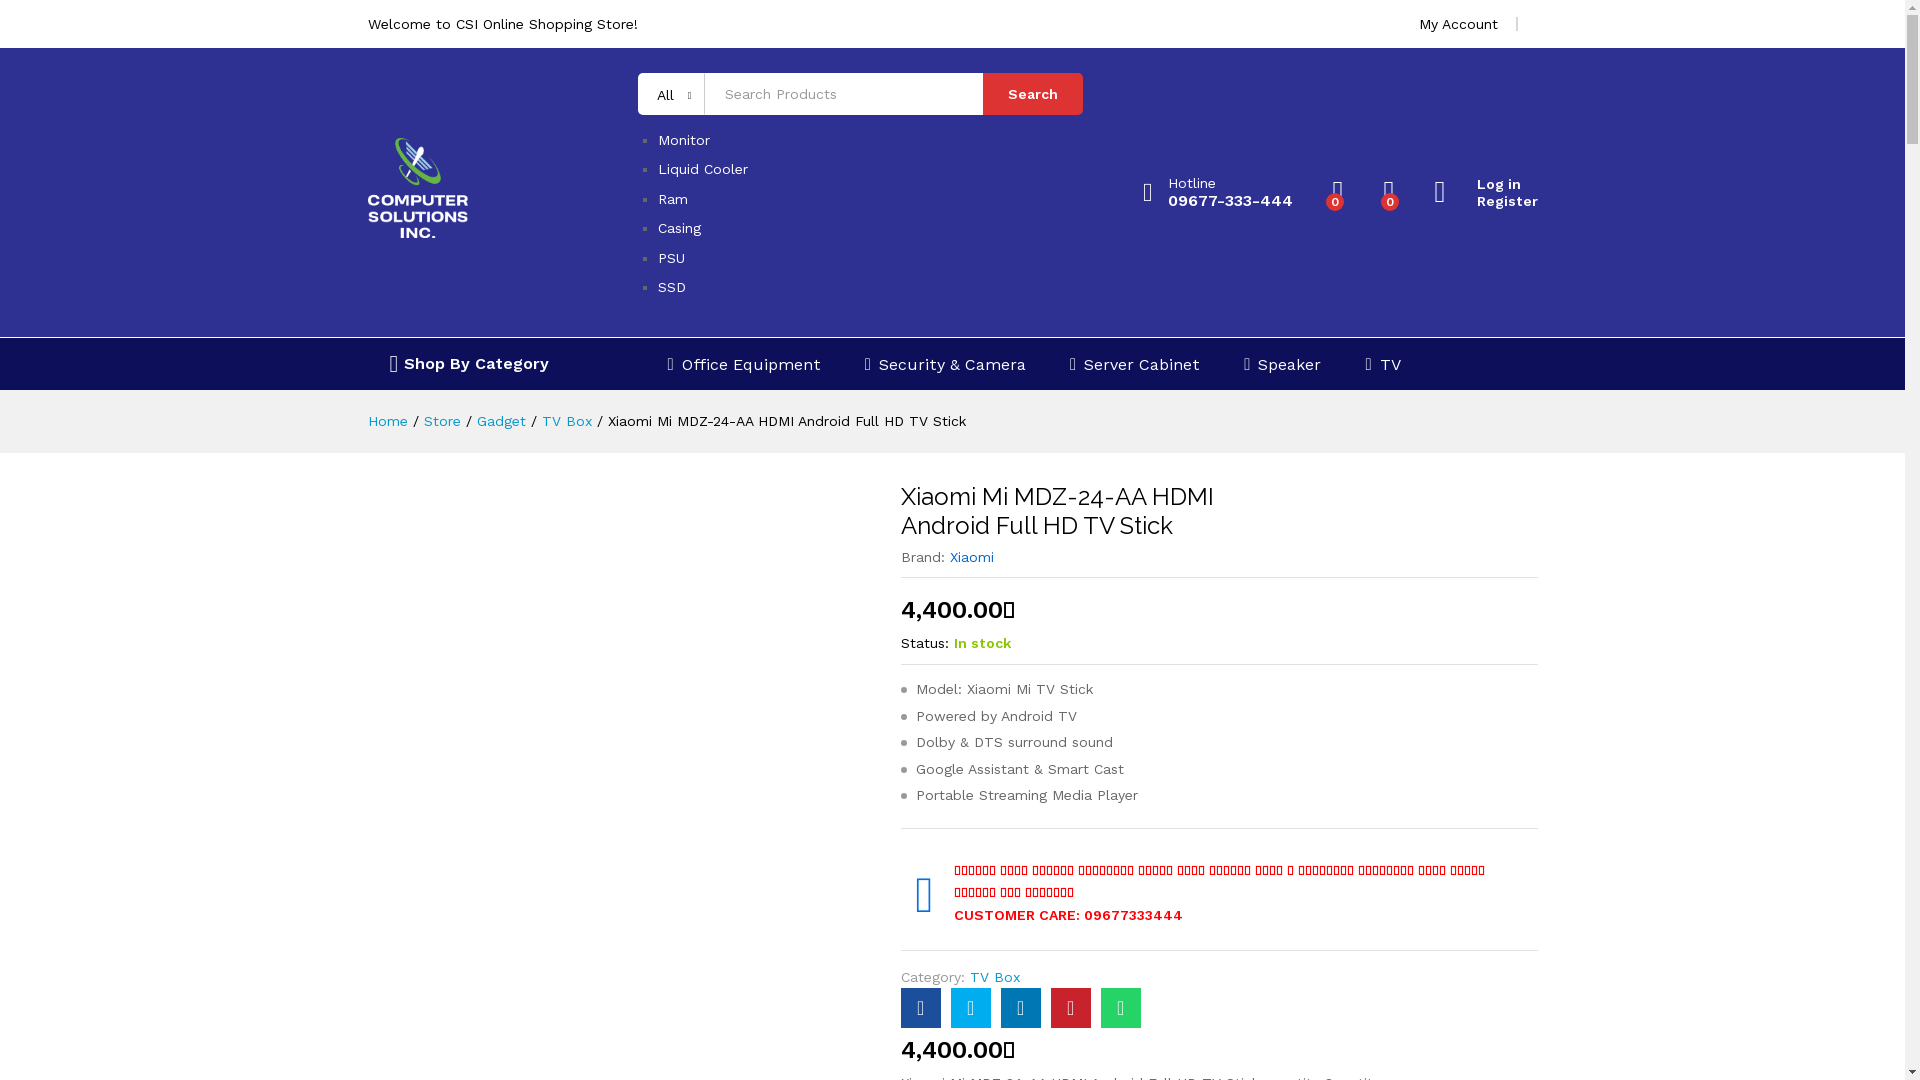 The height and width of the screenshot is (1080, 1920). What do you see at coordinates (970, 1007) in the screenshot?
I see `'Xiaomi+Mi+MDZ-24-AA+HDMI+Android+Full+HD+TV+Stick'` at bounding box center [970, 1007].